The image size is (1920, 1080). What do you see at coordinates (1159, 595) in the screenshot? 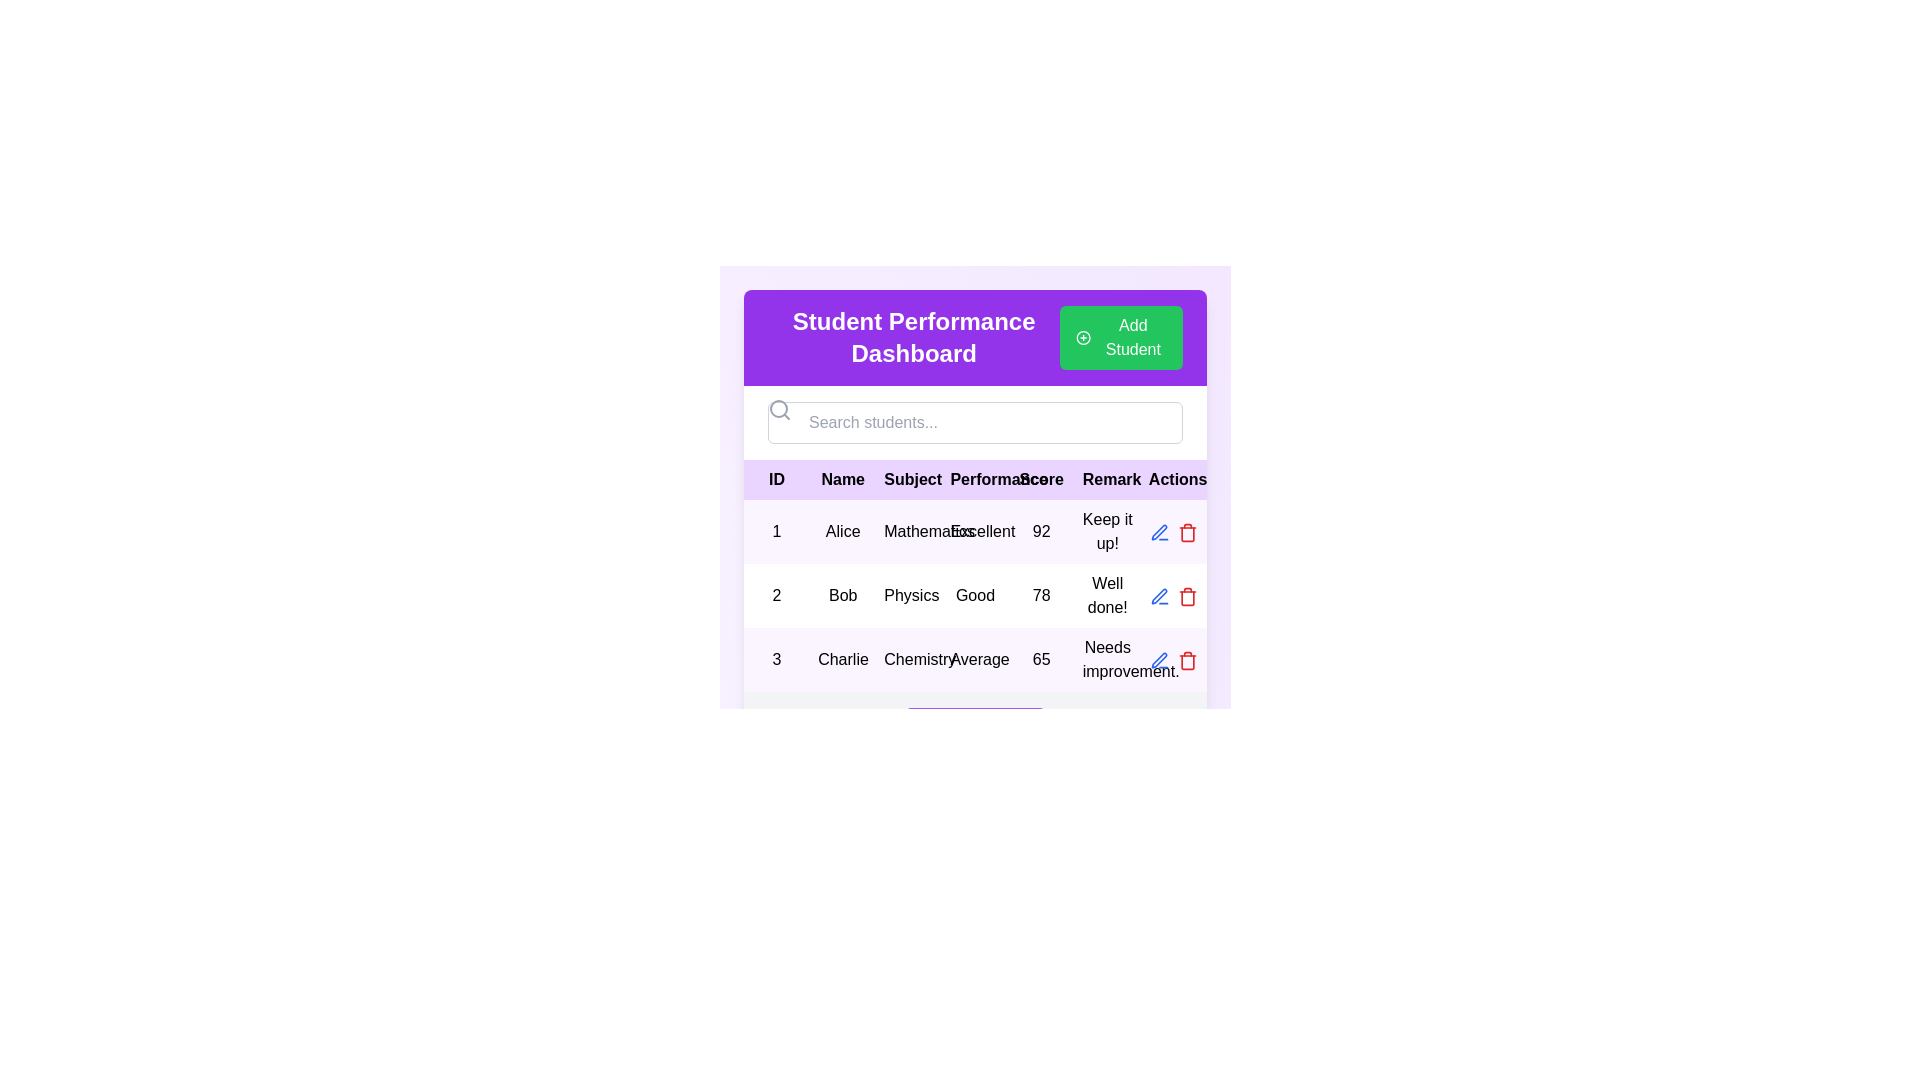
I see `the leftmost icon in the 'Actions' column of the table row associated with the student named 'Charlie'` at bounding box center [1159, 595].